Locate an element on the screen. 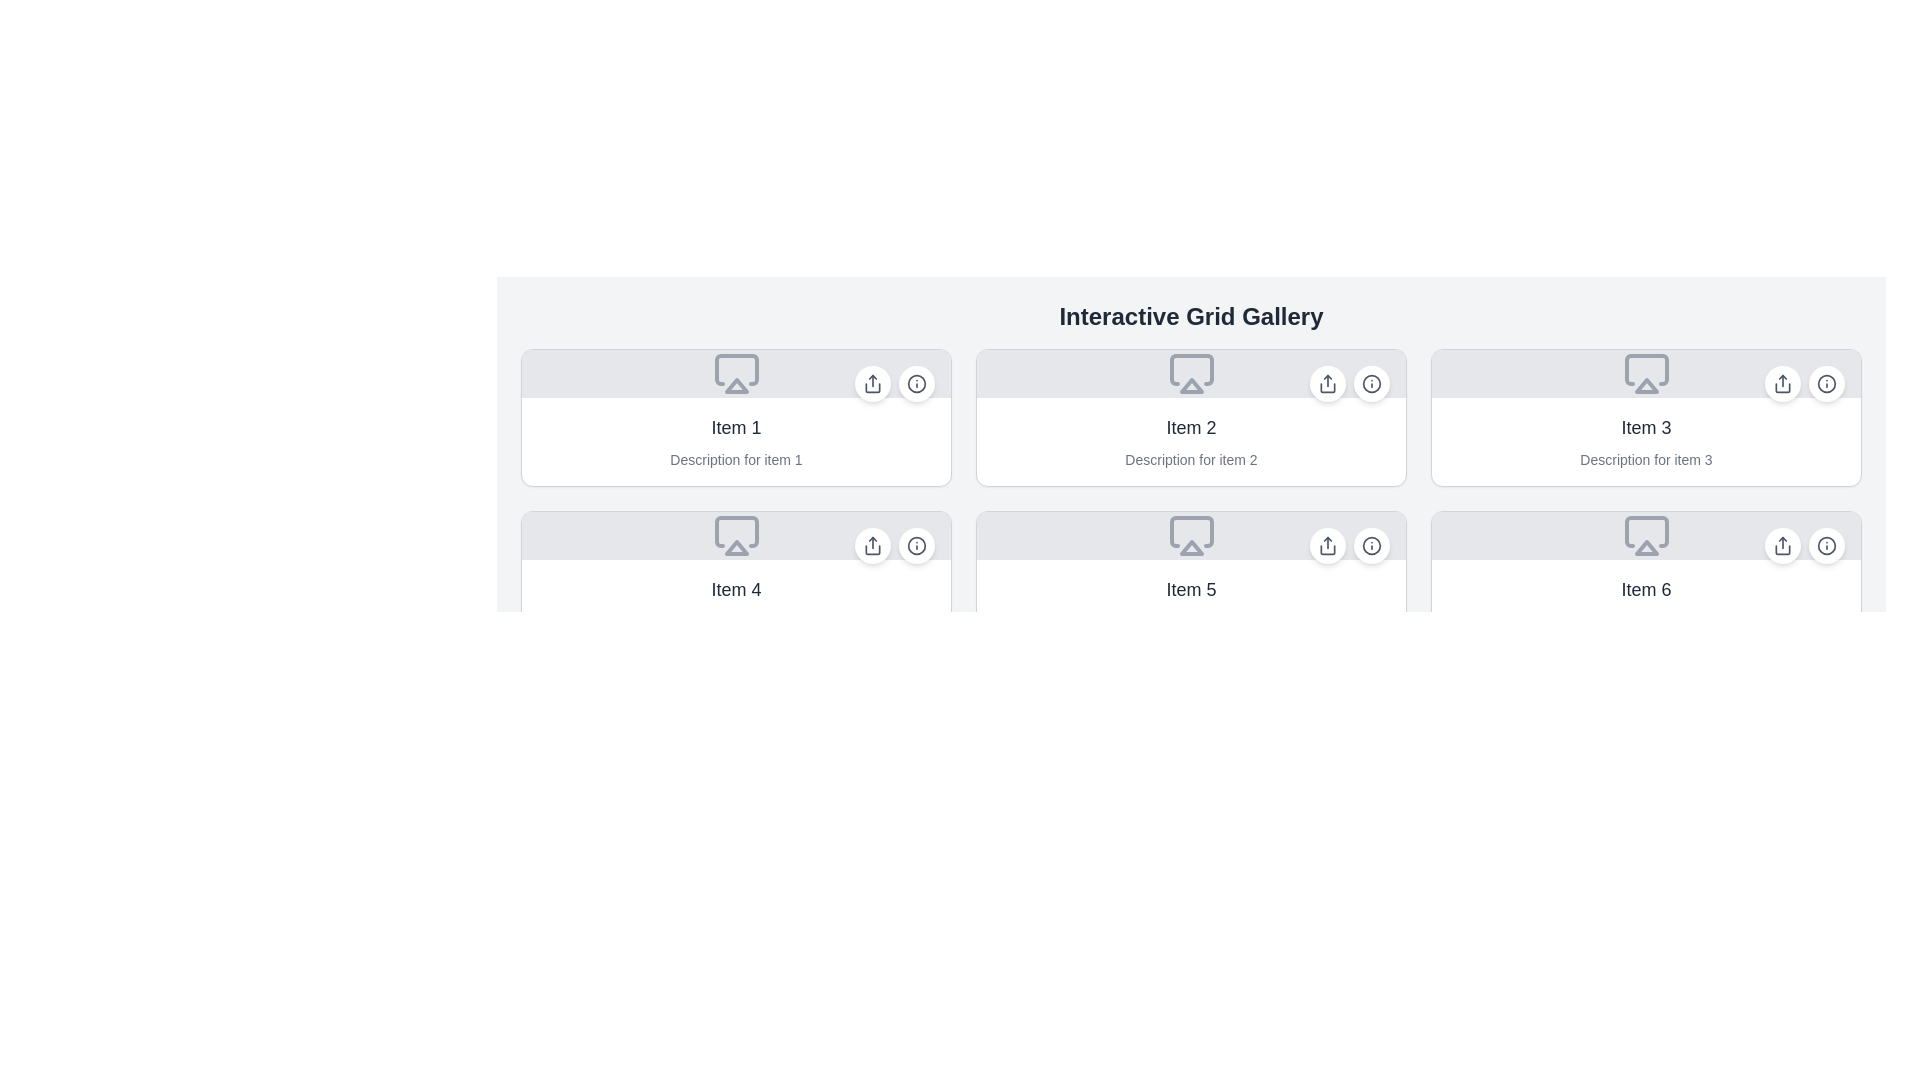  the button located at the top-right corner of the card for 'Item 3' is located at coordinates (1827, 384).